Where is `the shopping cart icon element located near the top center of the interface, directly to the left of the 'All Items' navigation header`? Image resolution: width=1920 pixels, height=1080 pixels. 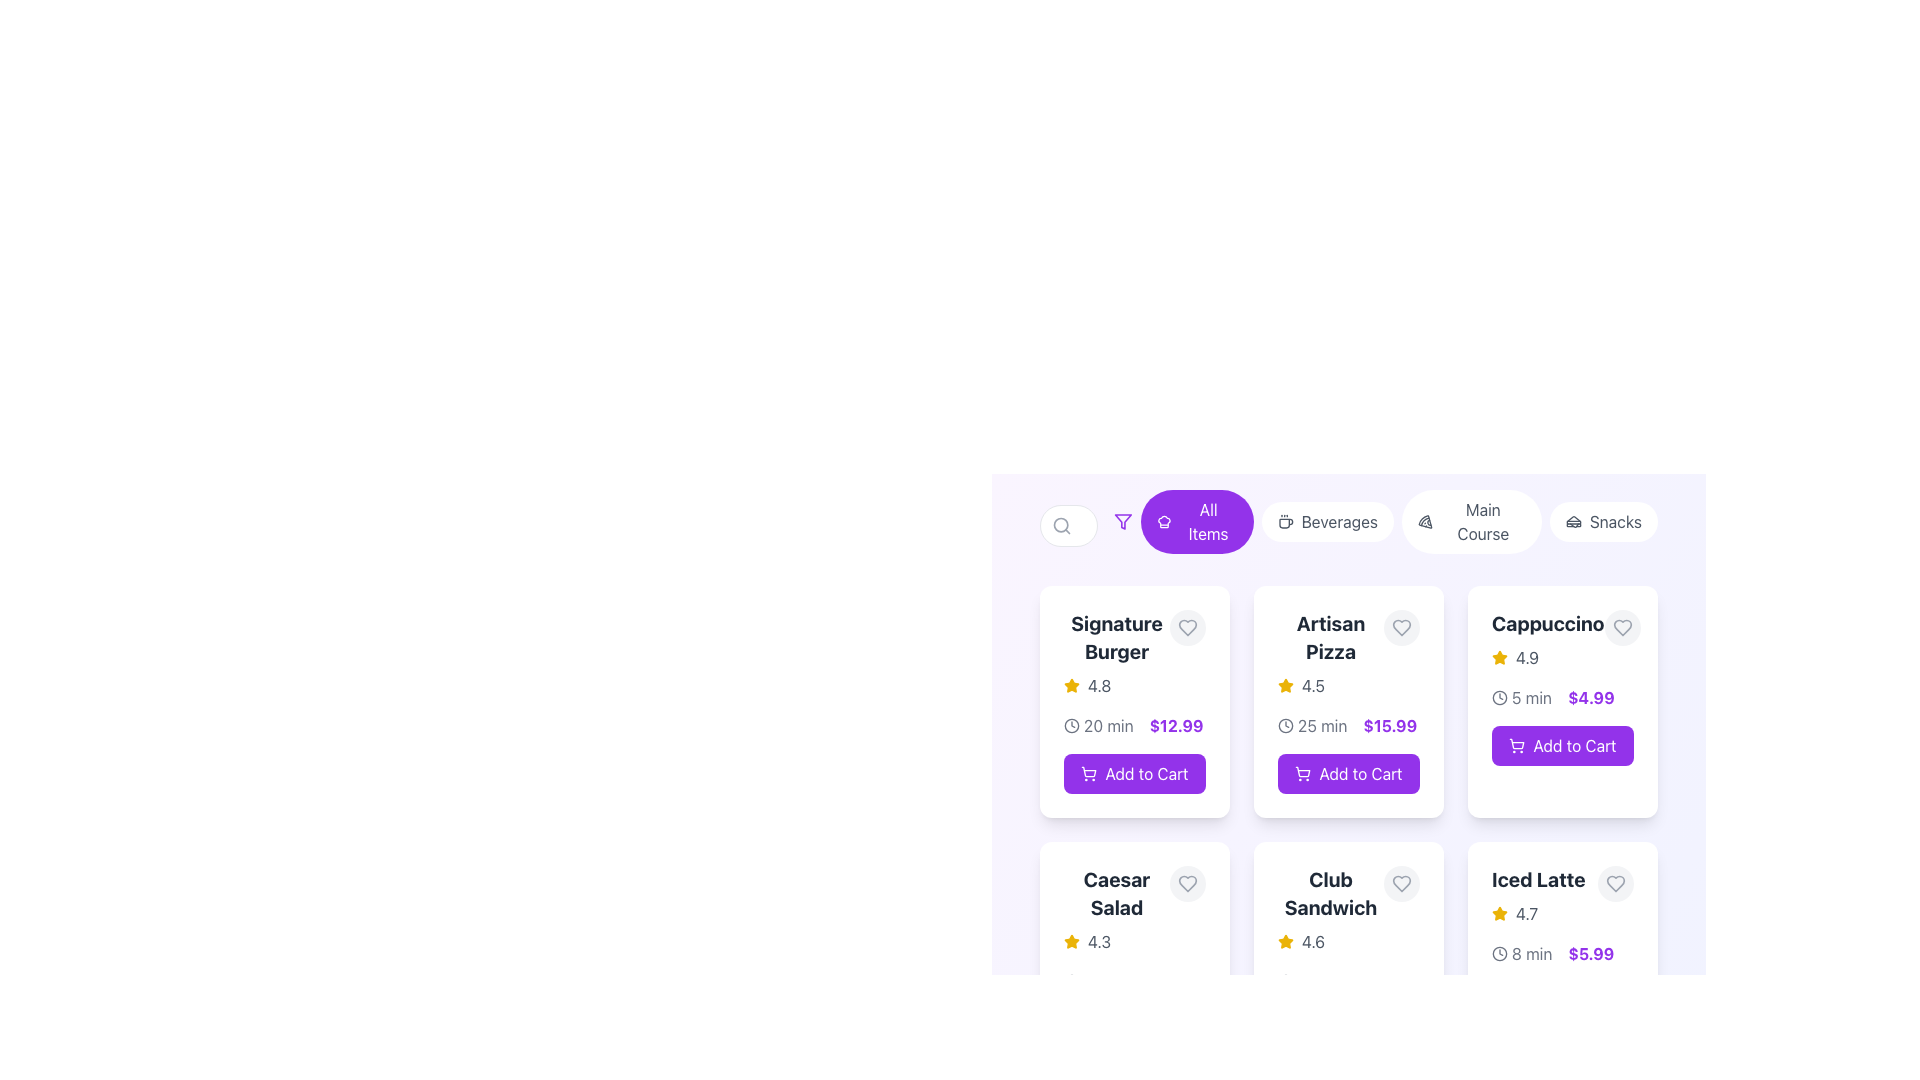 the shopping cart icon element located near the top center of the interface, directly to the left of the 'All Items' navigation header is located at coordinates (1088, 770).